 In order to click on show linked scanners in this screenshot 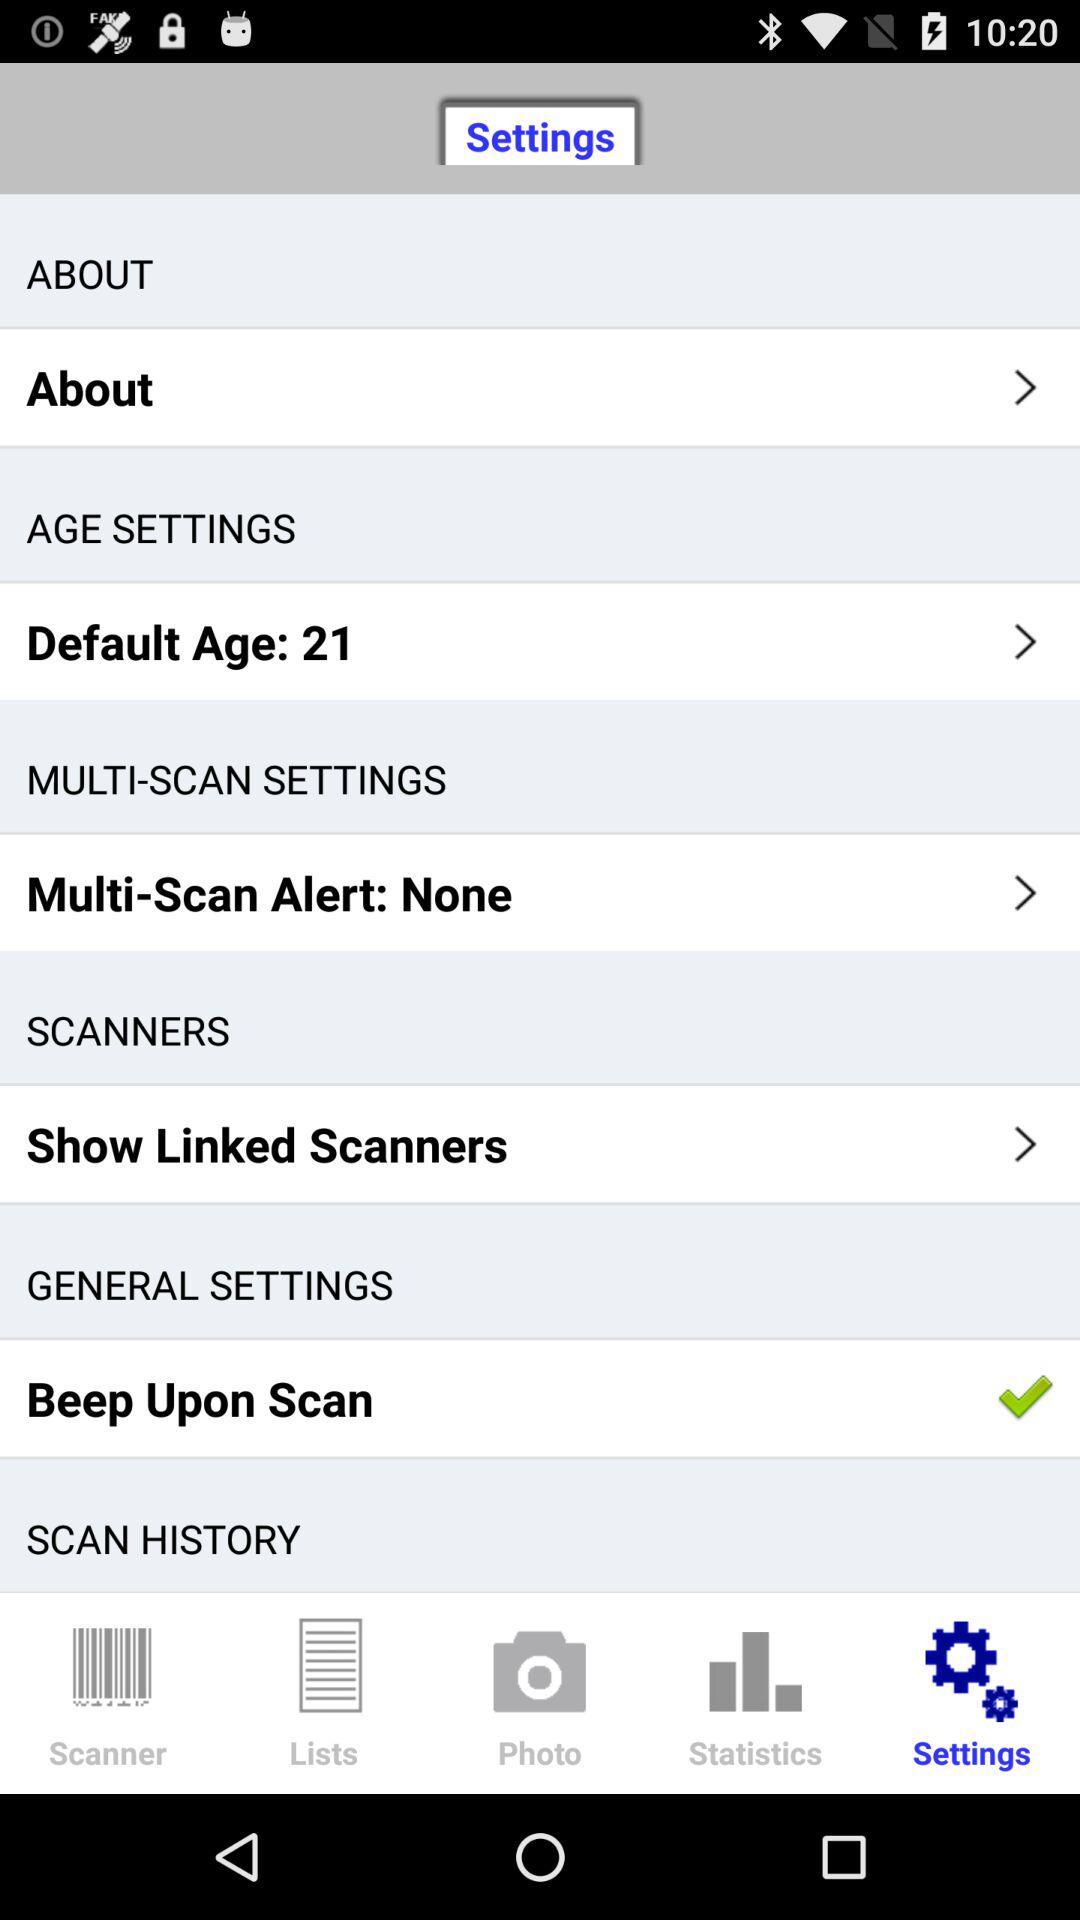, I will do `click(540, 1144)`.